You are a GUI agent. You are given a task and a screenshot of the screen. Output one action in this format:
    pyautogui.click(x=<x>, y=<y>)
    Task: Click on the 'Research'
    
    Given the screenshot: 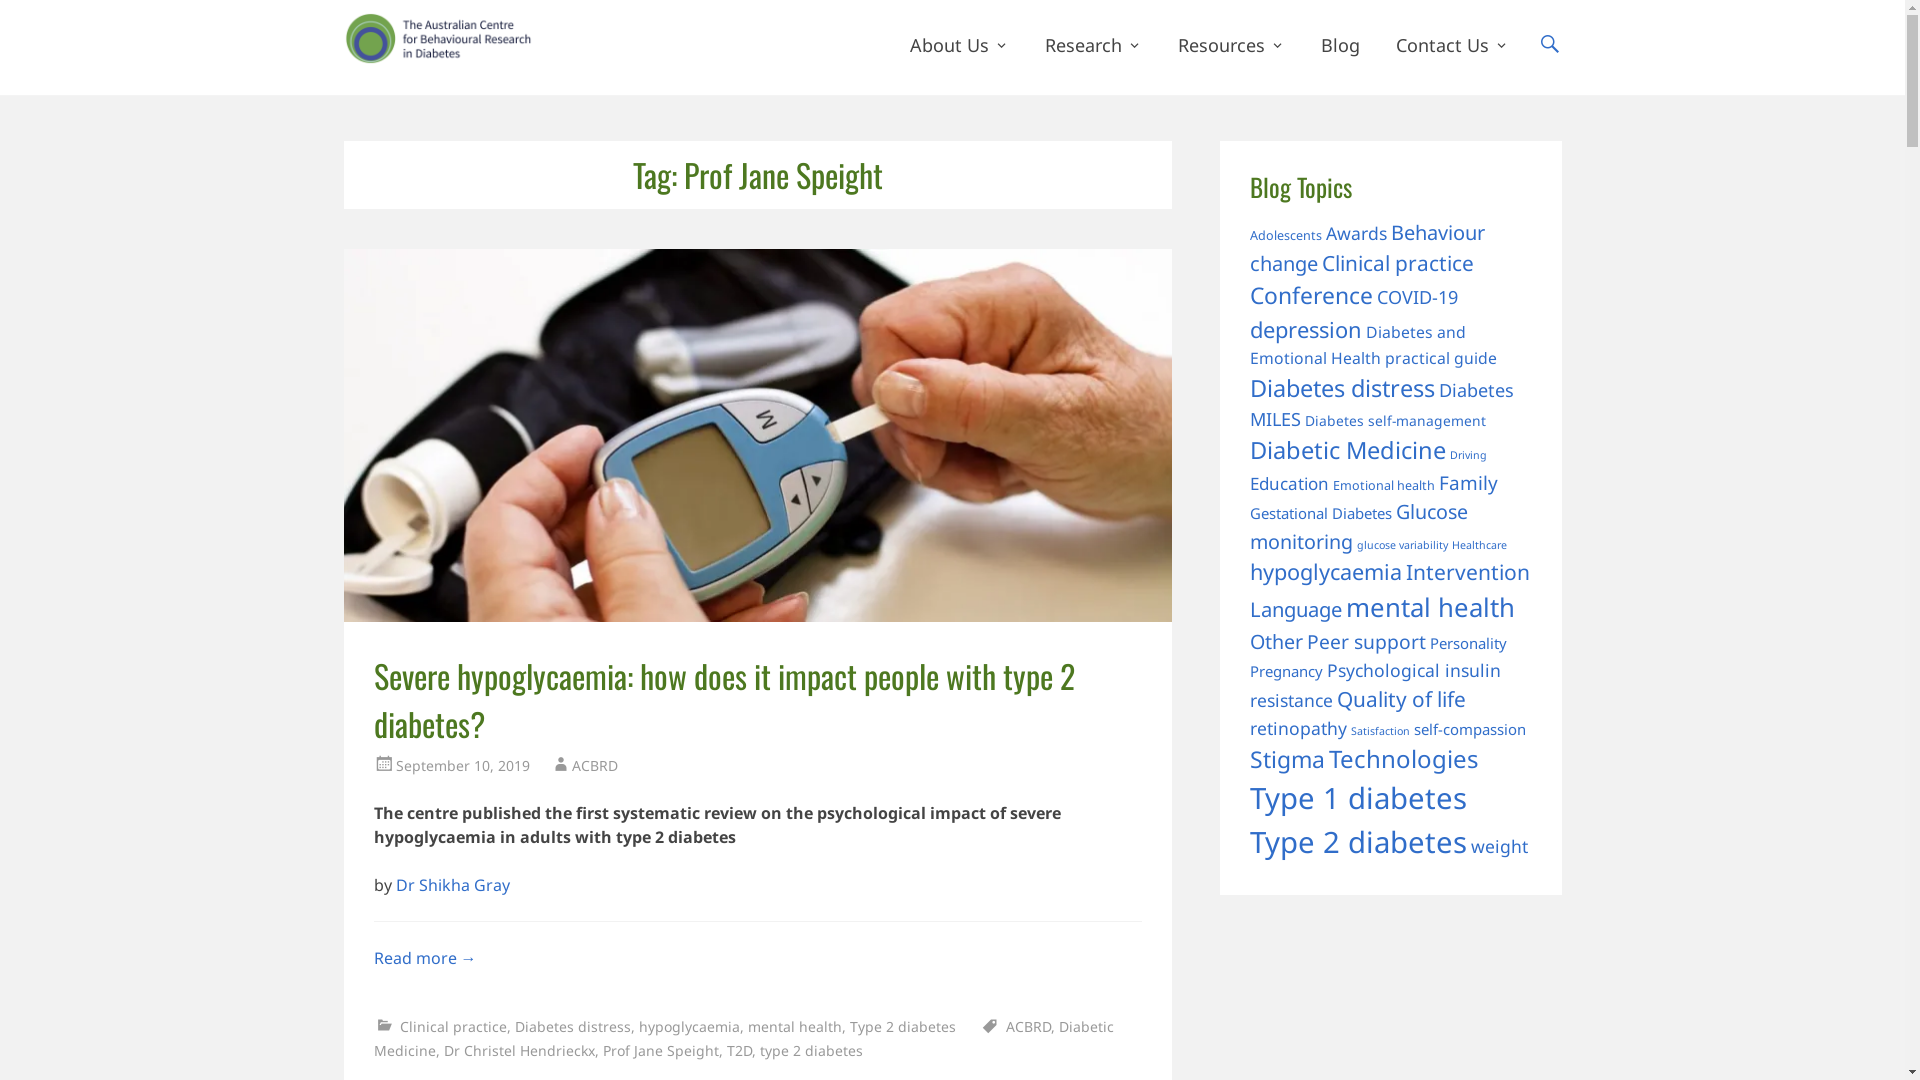 What is the action you would take?
    pyautogui.click(x=1091, y=45)
    